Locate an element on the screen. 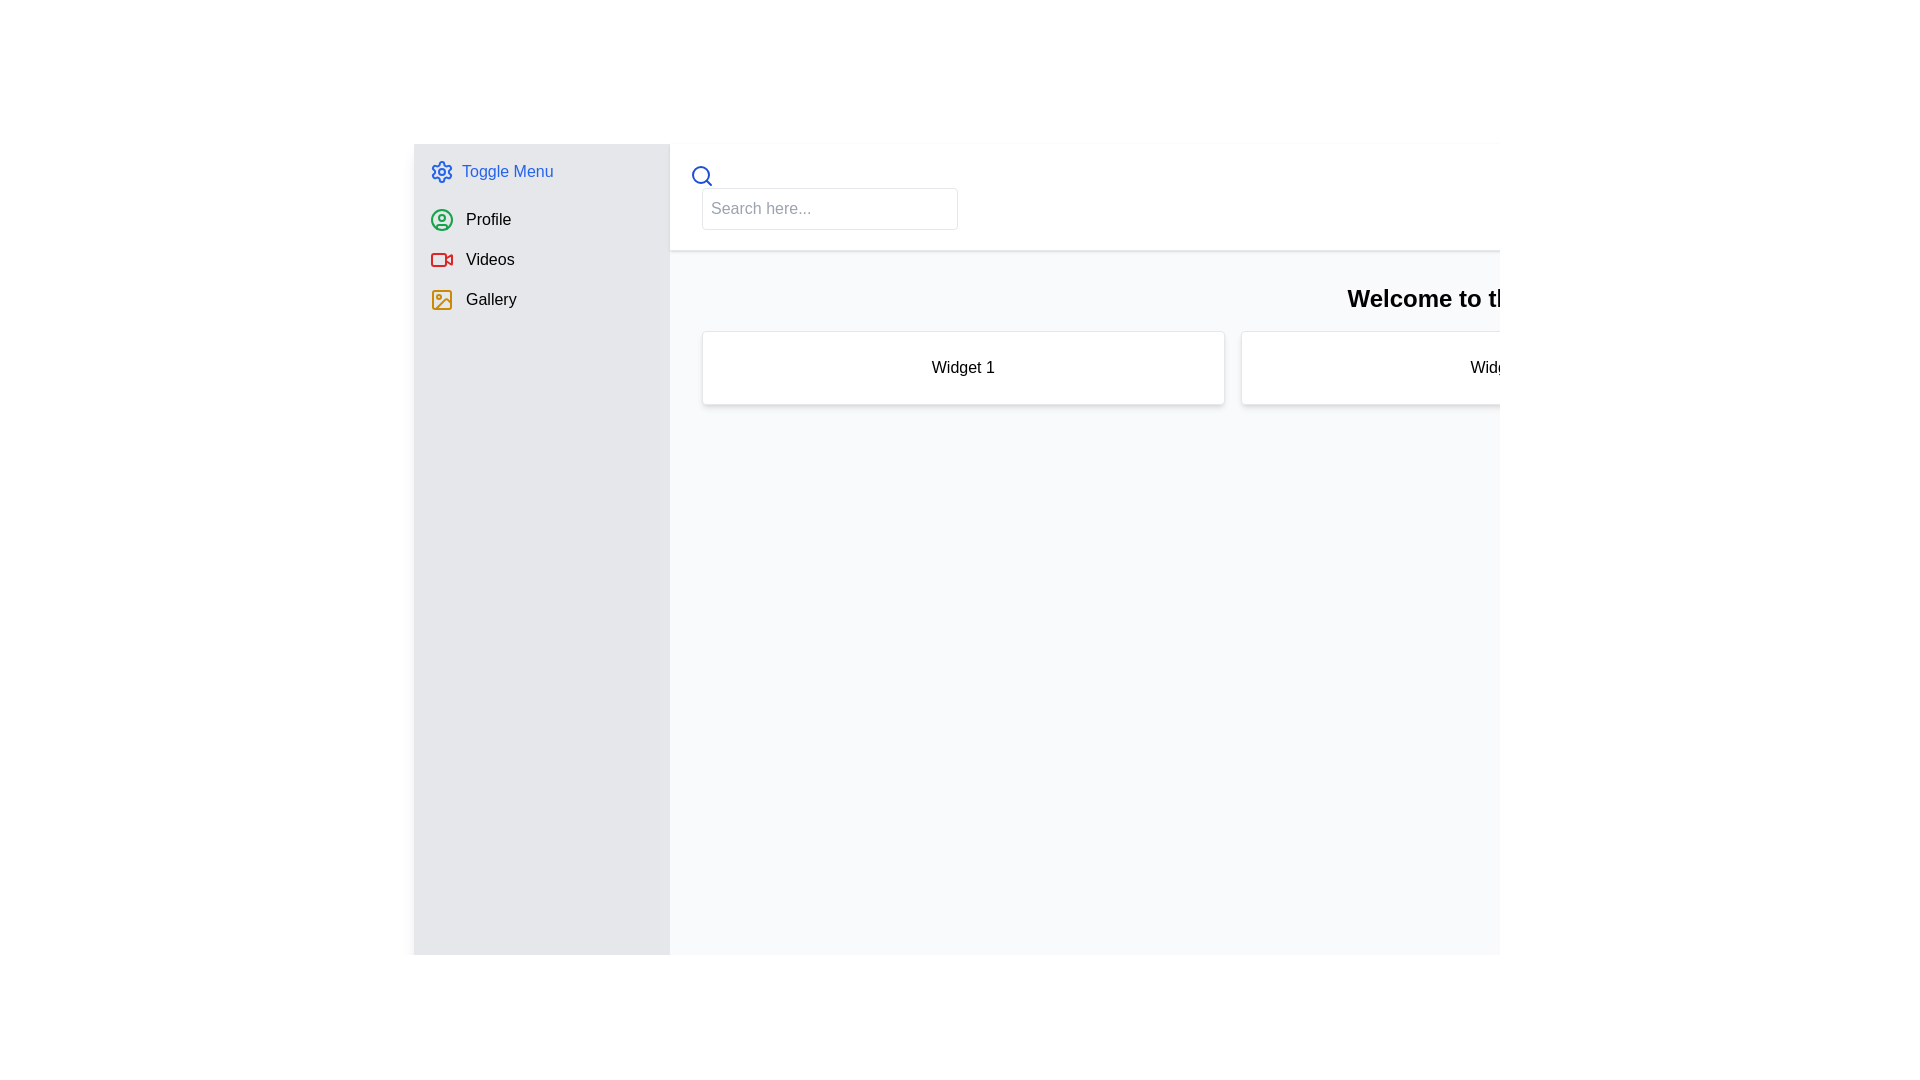 This screenshot has width=1920, height=1080. the red video camera SVG icon located to the left of the 'Videos' menu item is located at coordinates (440, 258).